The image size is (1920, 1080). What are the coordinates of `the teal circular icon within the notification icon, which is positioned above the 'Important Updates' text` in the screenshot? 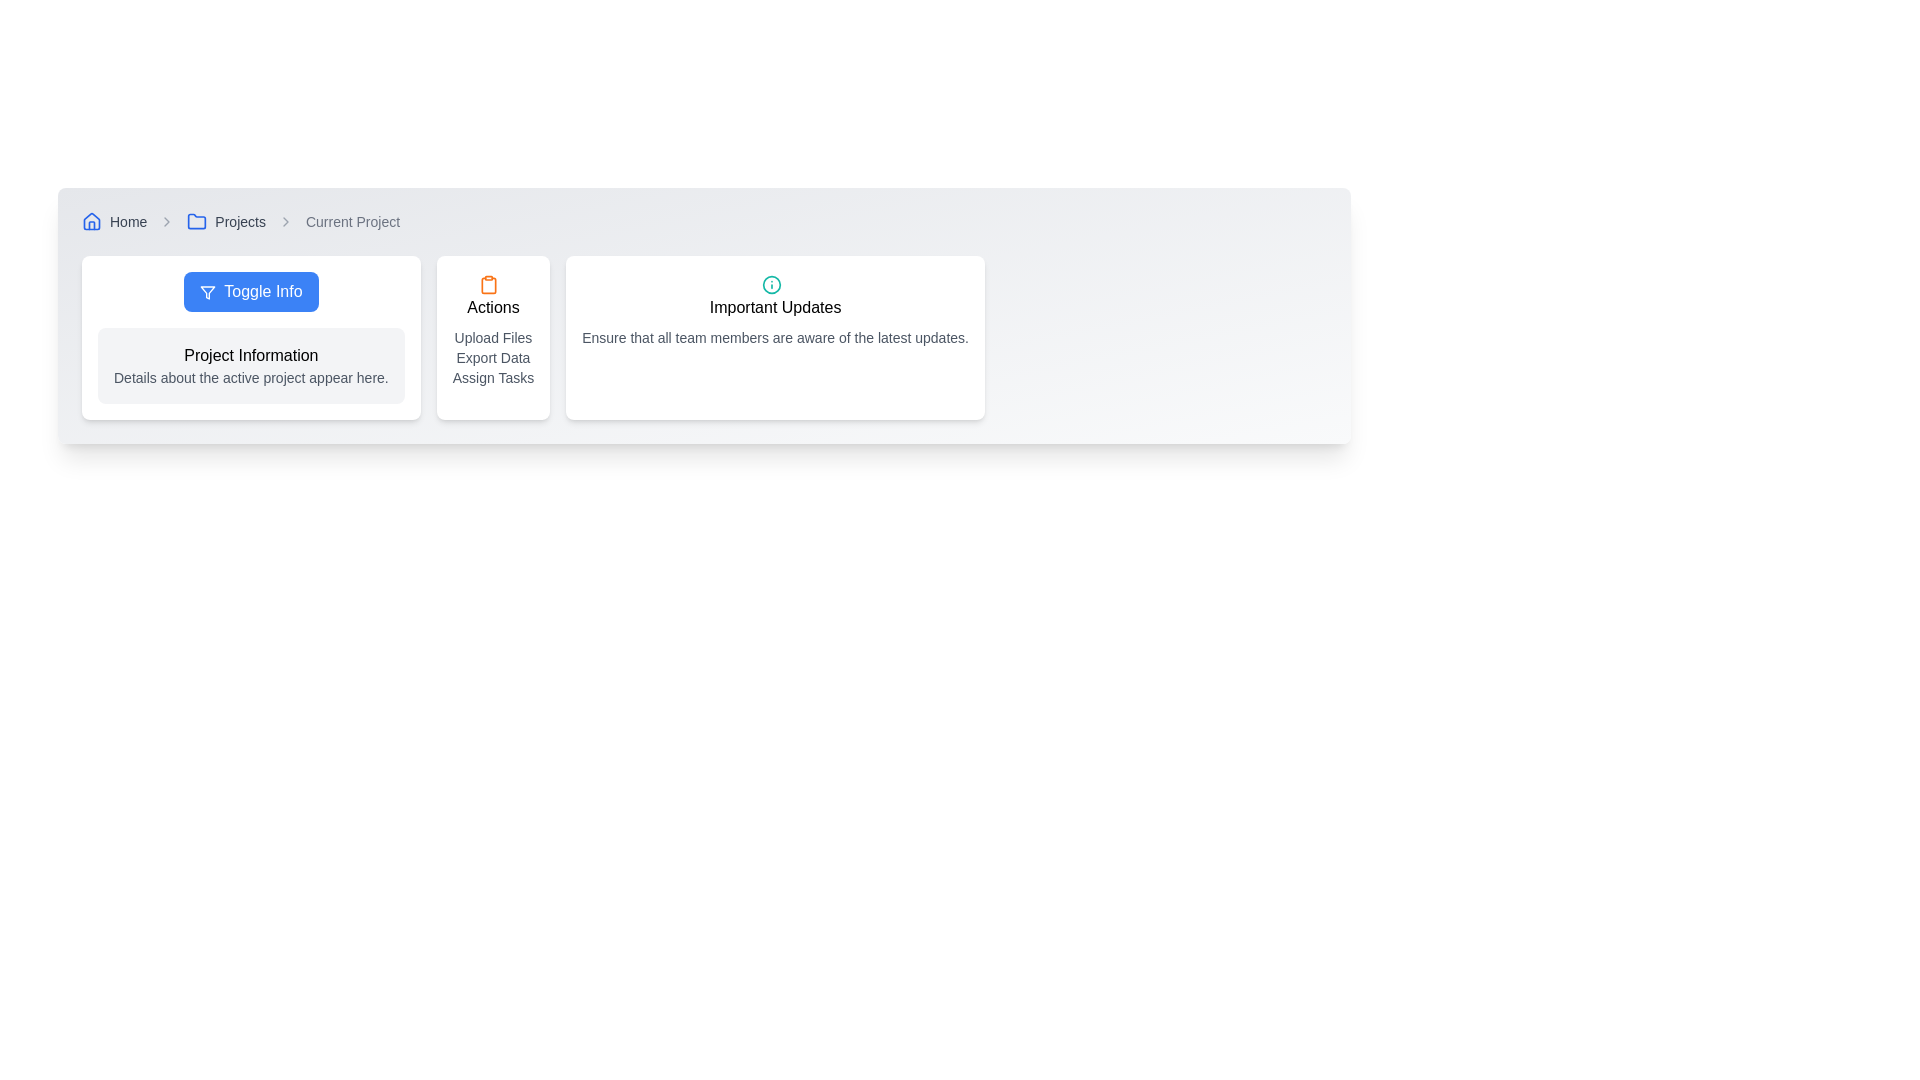 It's located at (770, 284).